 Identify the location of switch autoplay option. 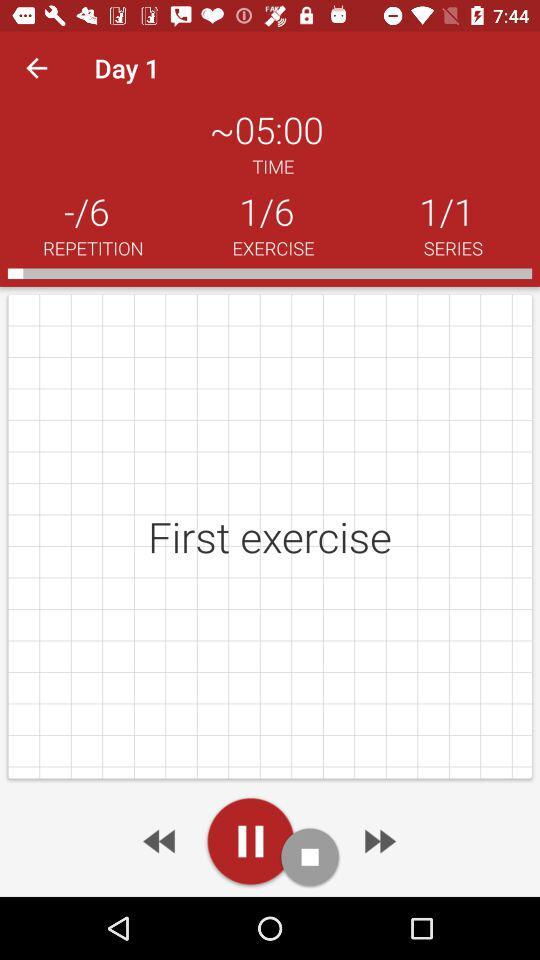
(250, 840).